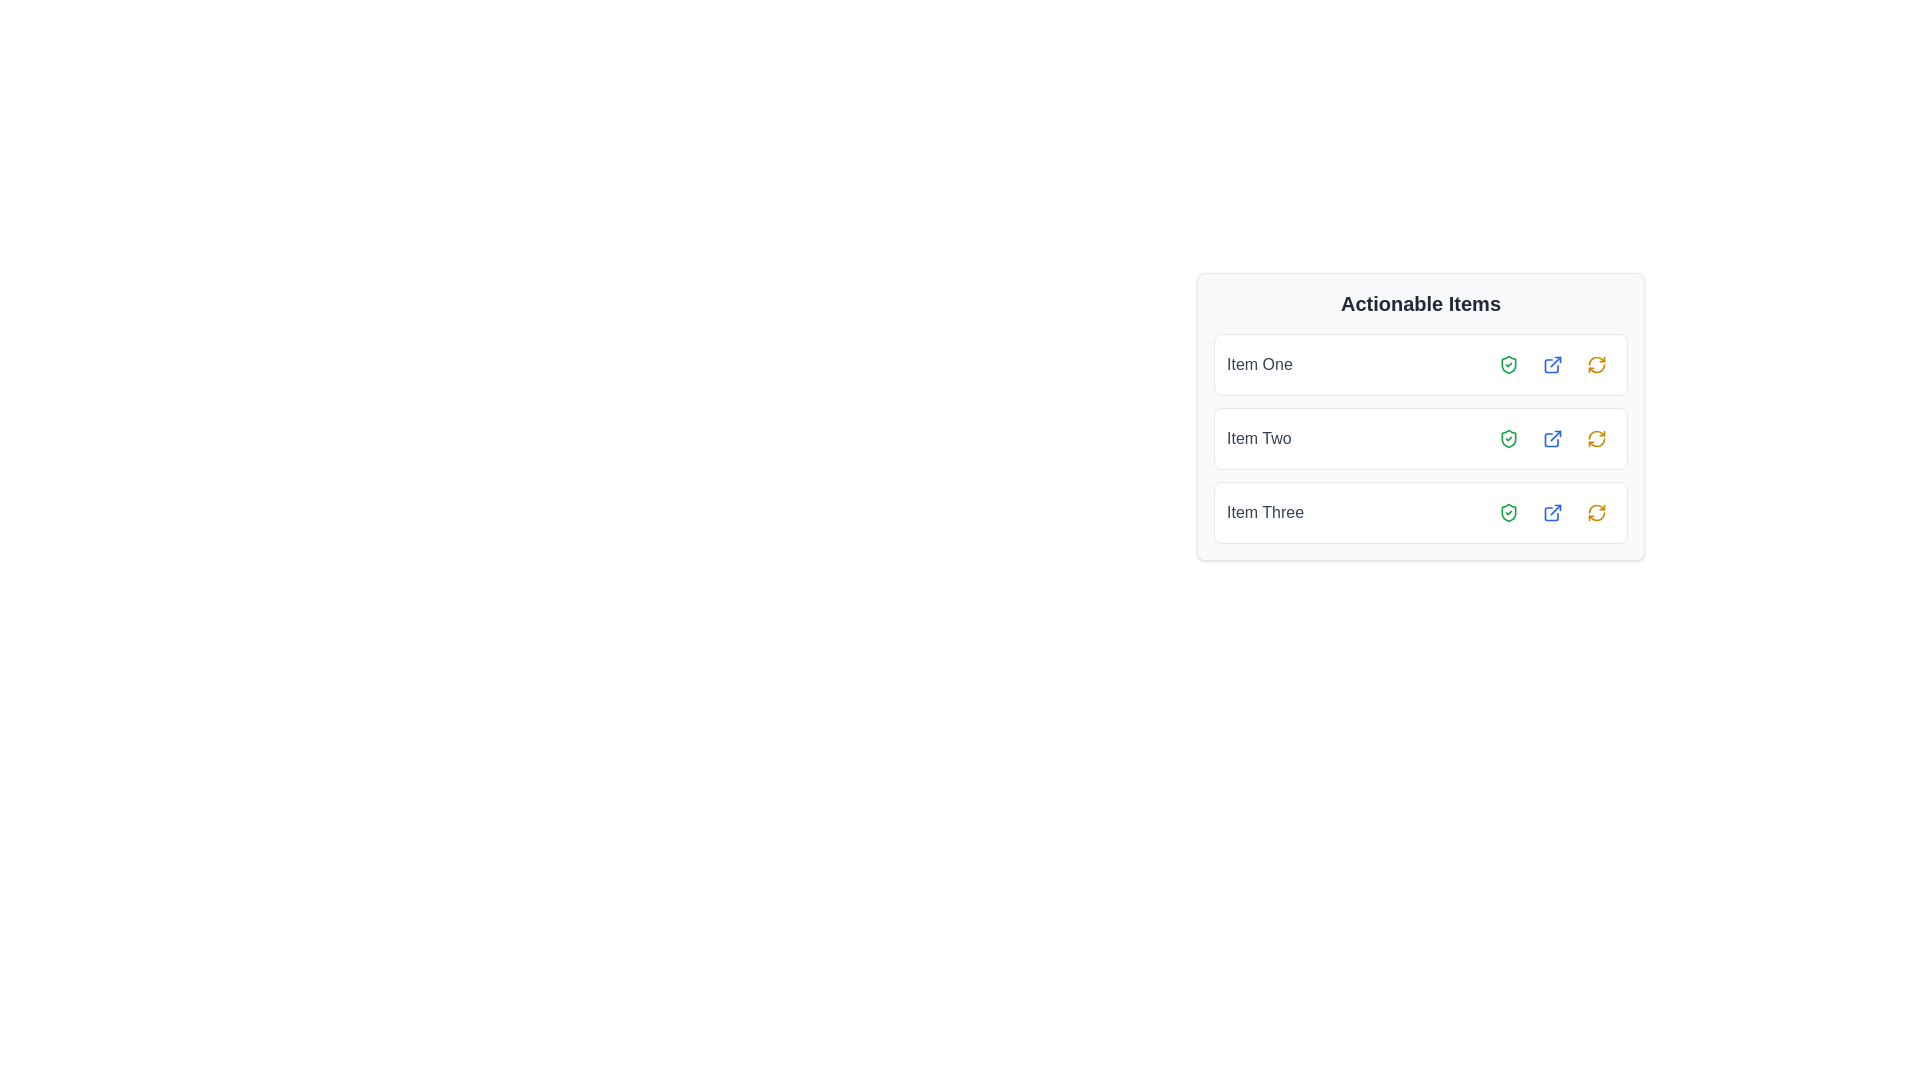 The height and width of the screenshot is (1080, 1920). What do you see at coordinates (1508, 438) in the screenshot?
I see `the green shield SVG icon with a checkmark located in the 'Actionable Items' panel next to 'Item Two'` at bounding box center [1508, 438].